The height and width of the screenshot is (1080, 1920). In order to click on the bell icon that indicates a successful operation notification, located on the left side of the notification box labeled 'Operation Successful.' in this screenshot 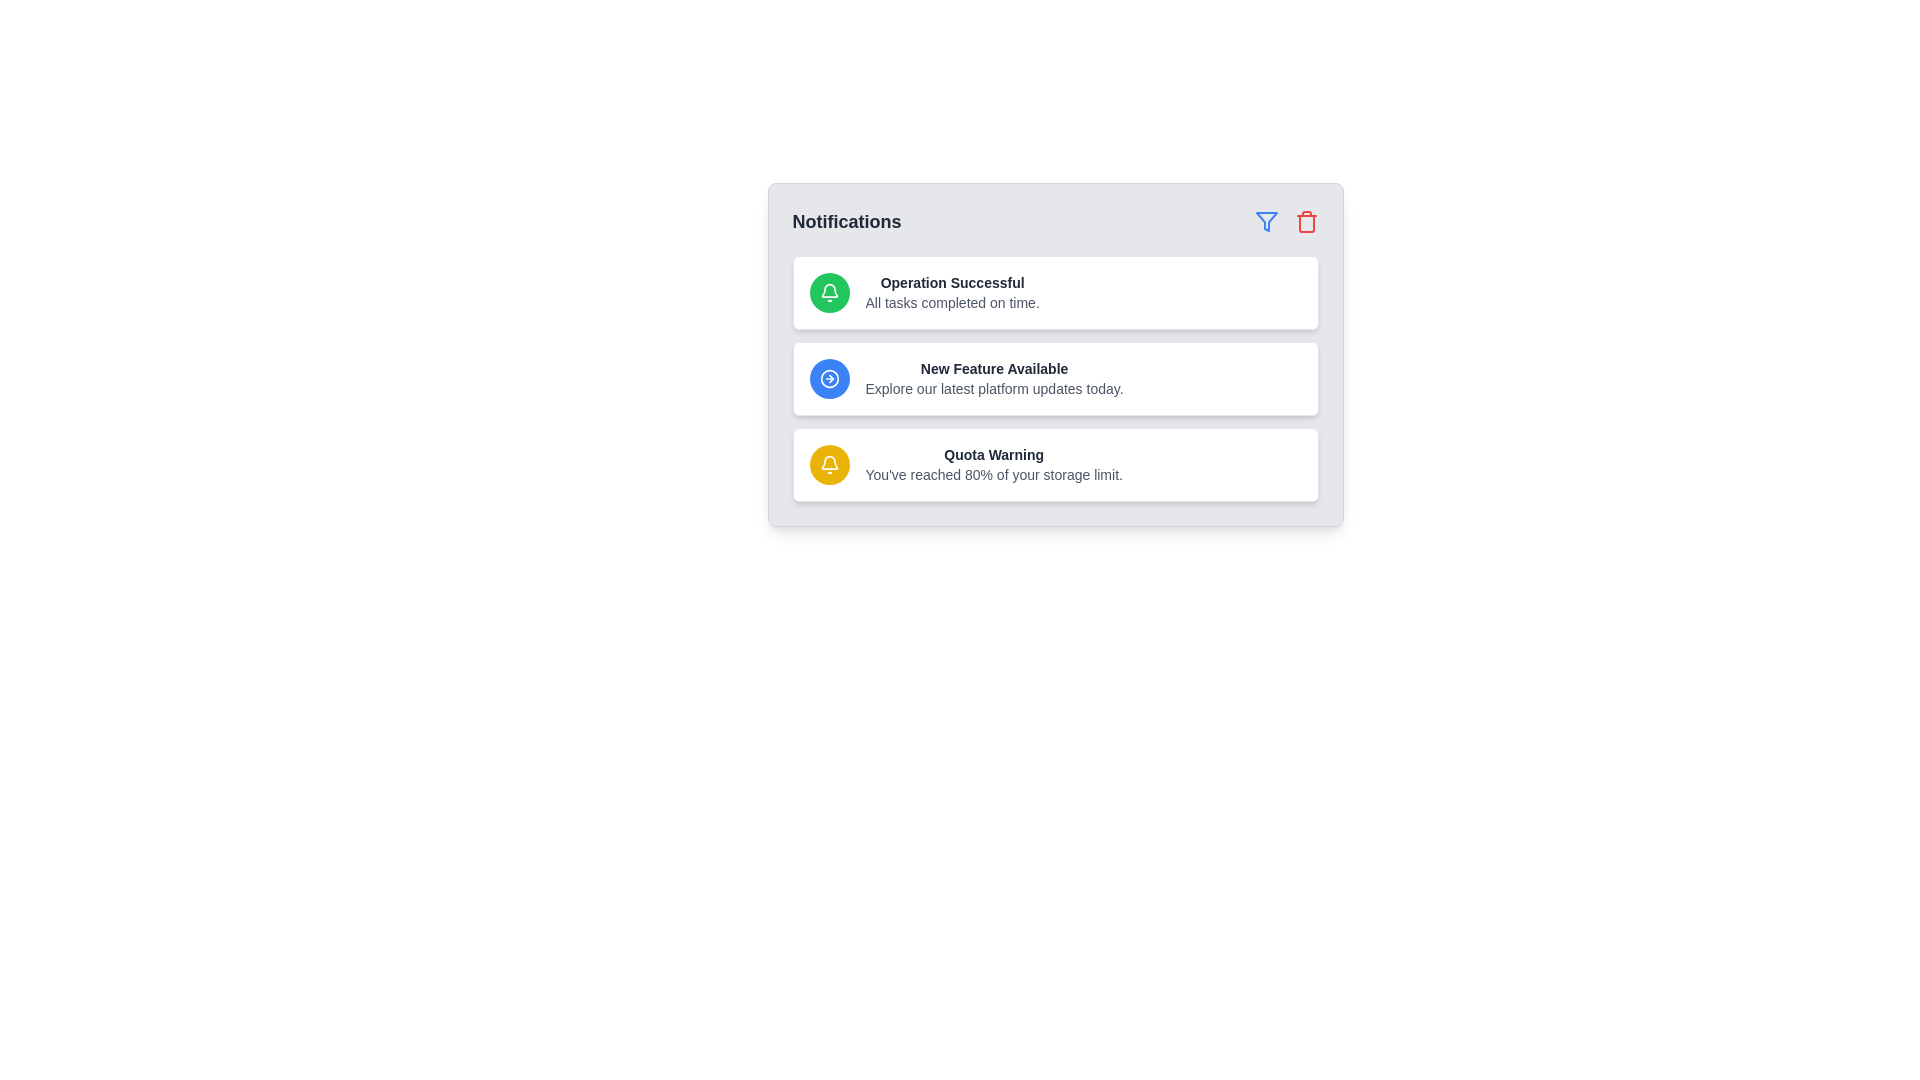, I will do `click(829, 293)`.